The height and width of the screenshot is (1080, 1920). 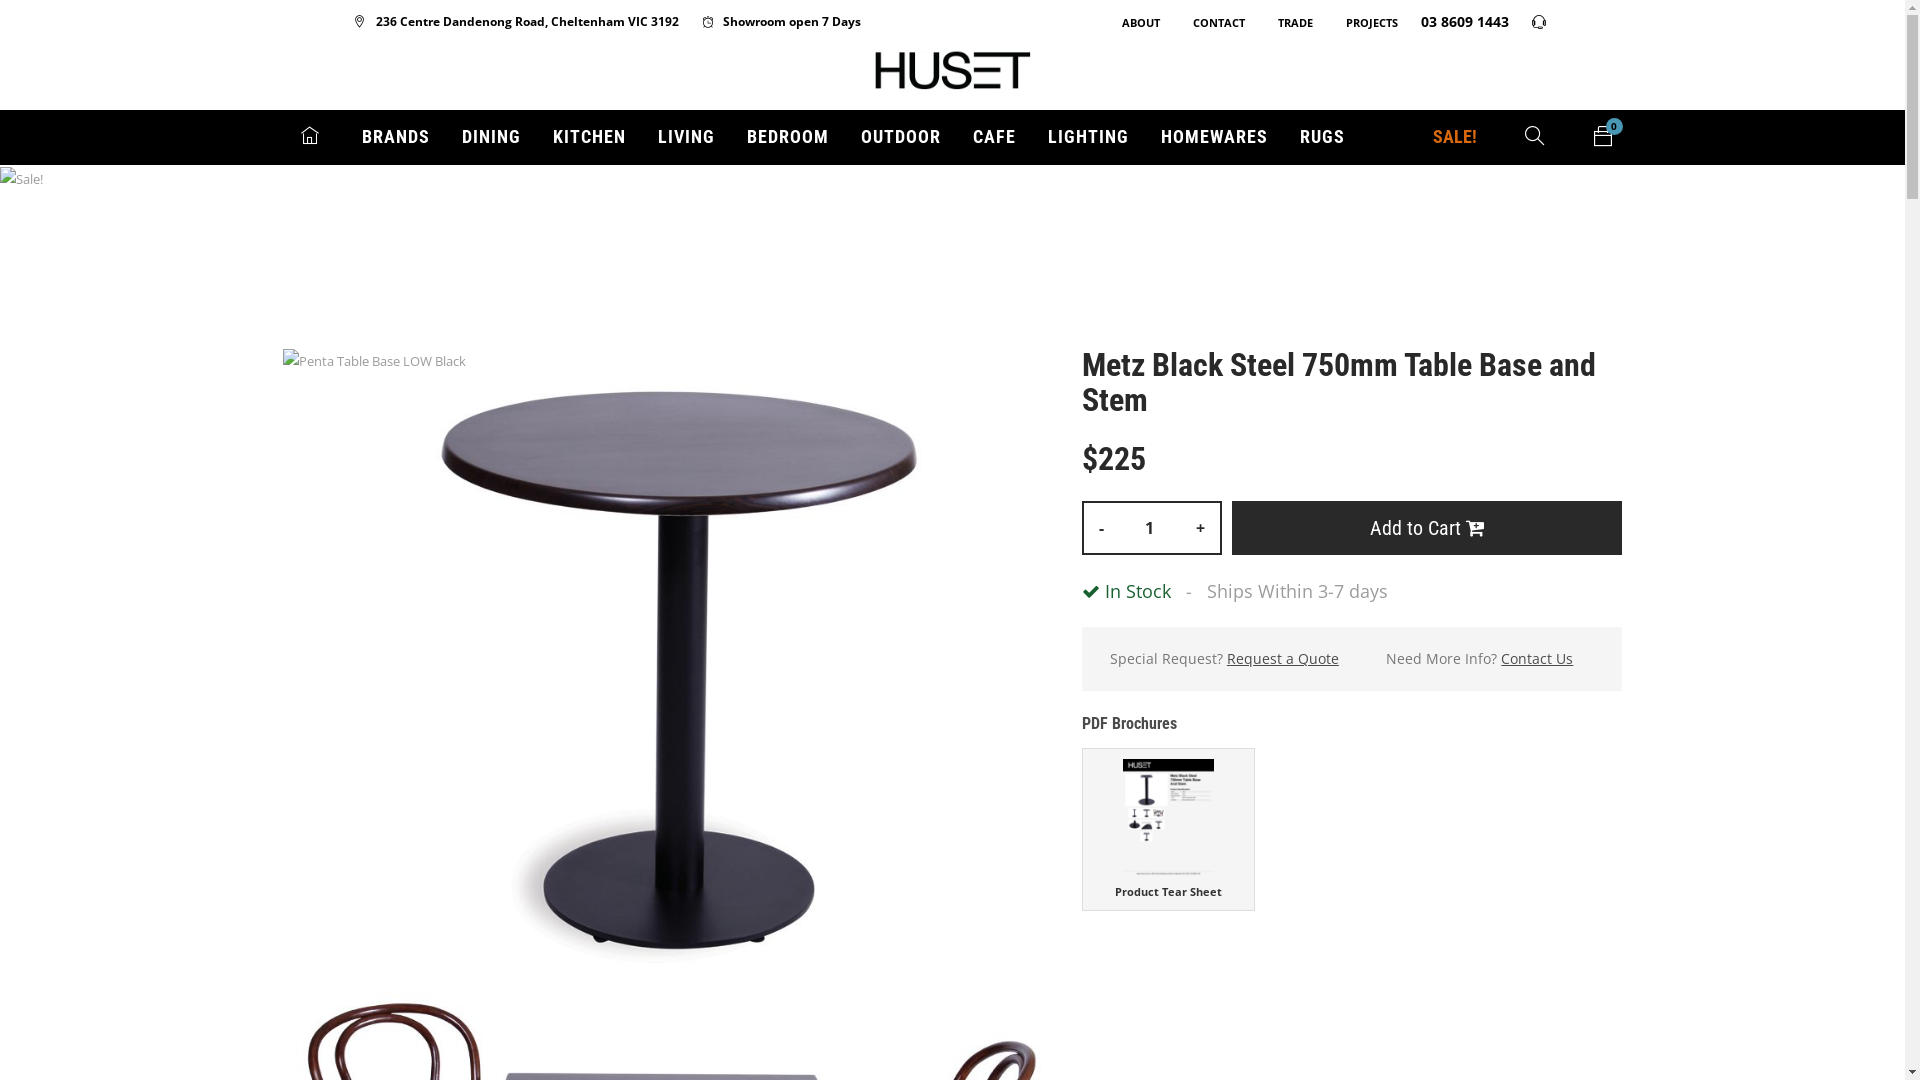 I want to click on '+', so click(x=1200, y=527).